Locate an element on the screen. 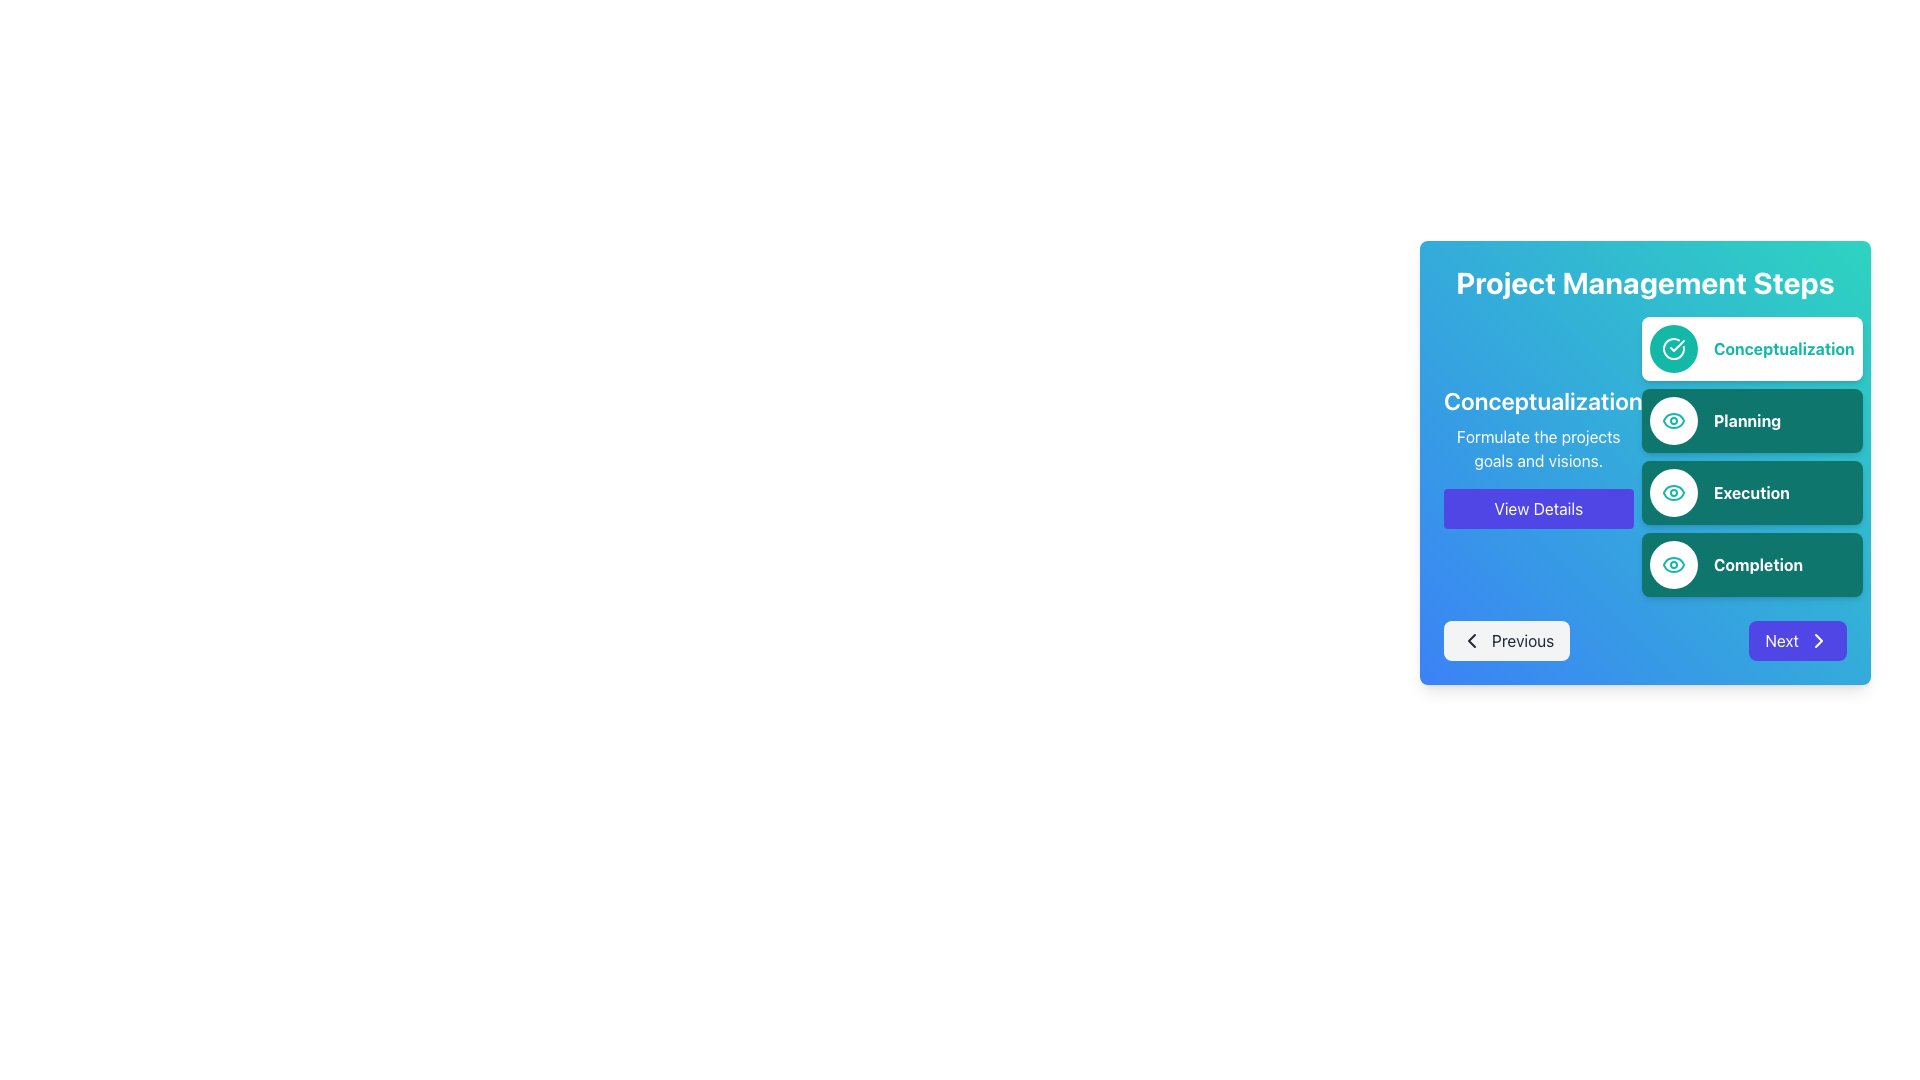 The height and width of the screenshot is (1080, 1920). the 'Completion' button in the Project Management workflow, positioned fourth in the vertical stack of step buttons is located at coordinates (1751, 564).